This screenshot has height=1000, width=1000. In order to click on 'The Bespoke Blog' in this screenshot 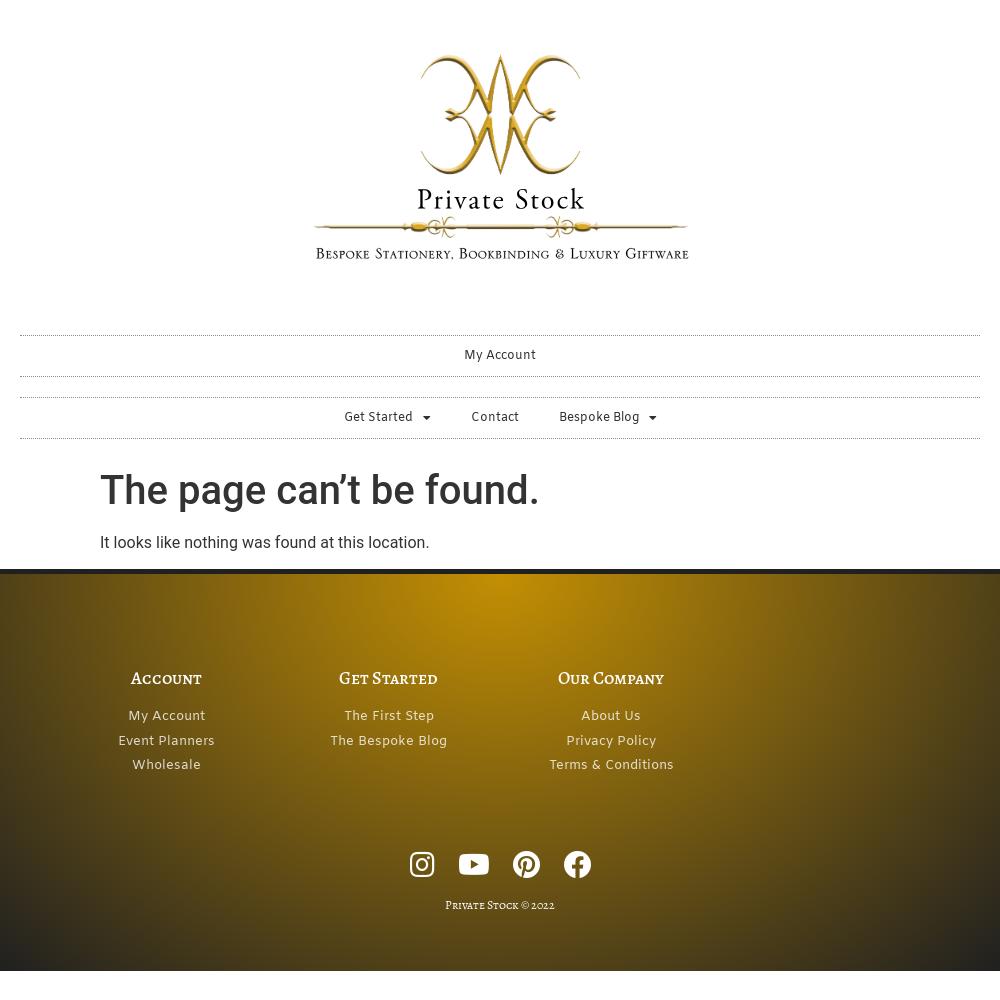, I will do `click(388, 739)`.